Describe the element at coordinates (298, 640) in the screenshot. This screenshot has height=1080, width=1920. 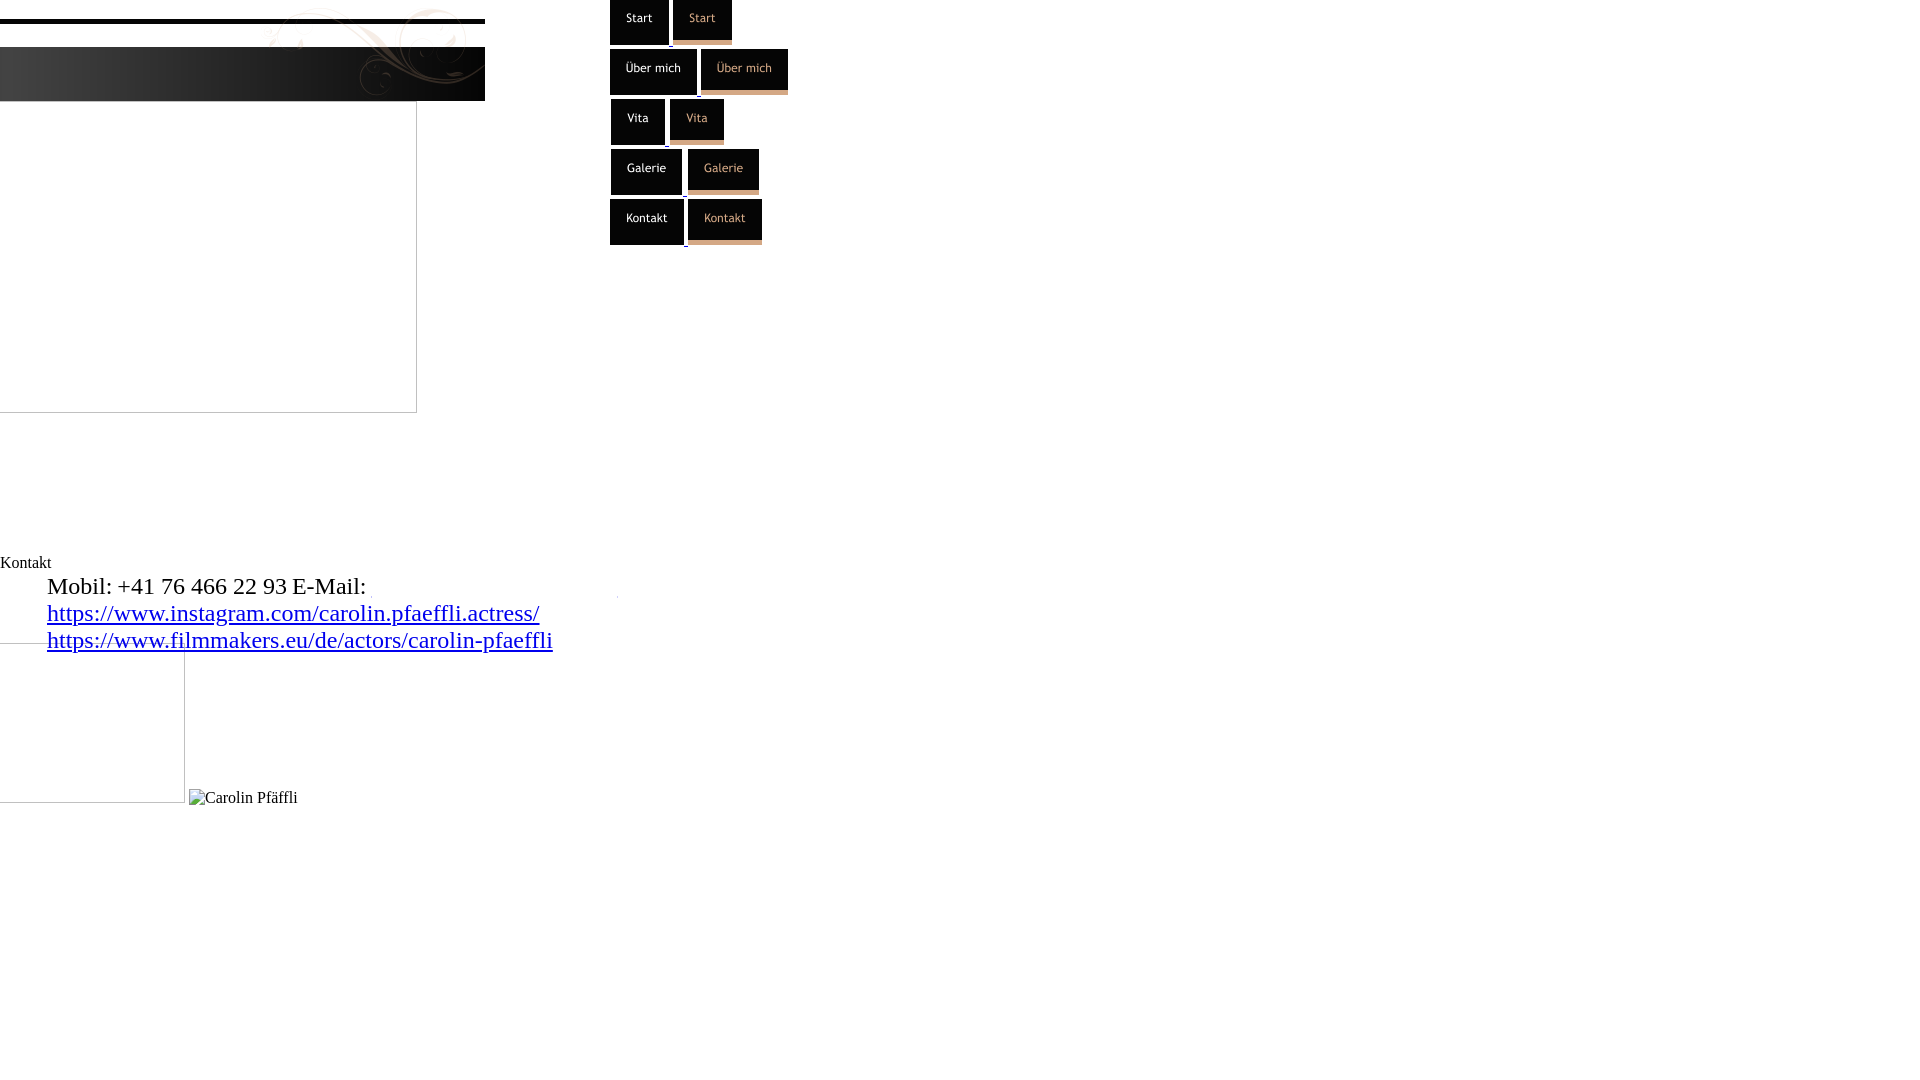
I see `'https://www.filmmakers.eu/de/actors/carolin-pfaeffli'` at that location.